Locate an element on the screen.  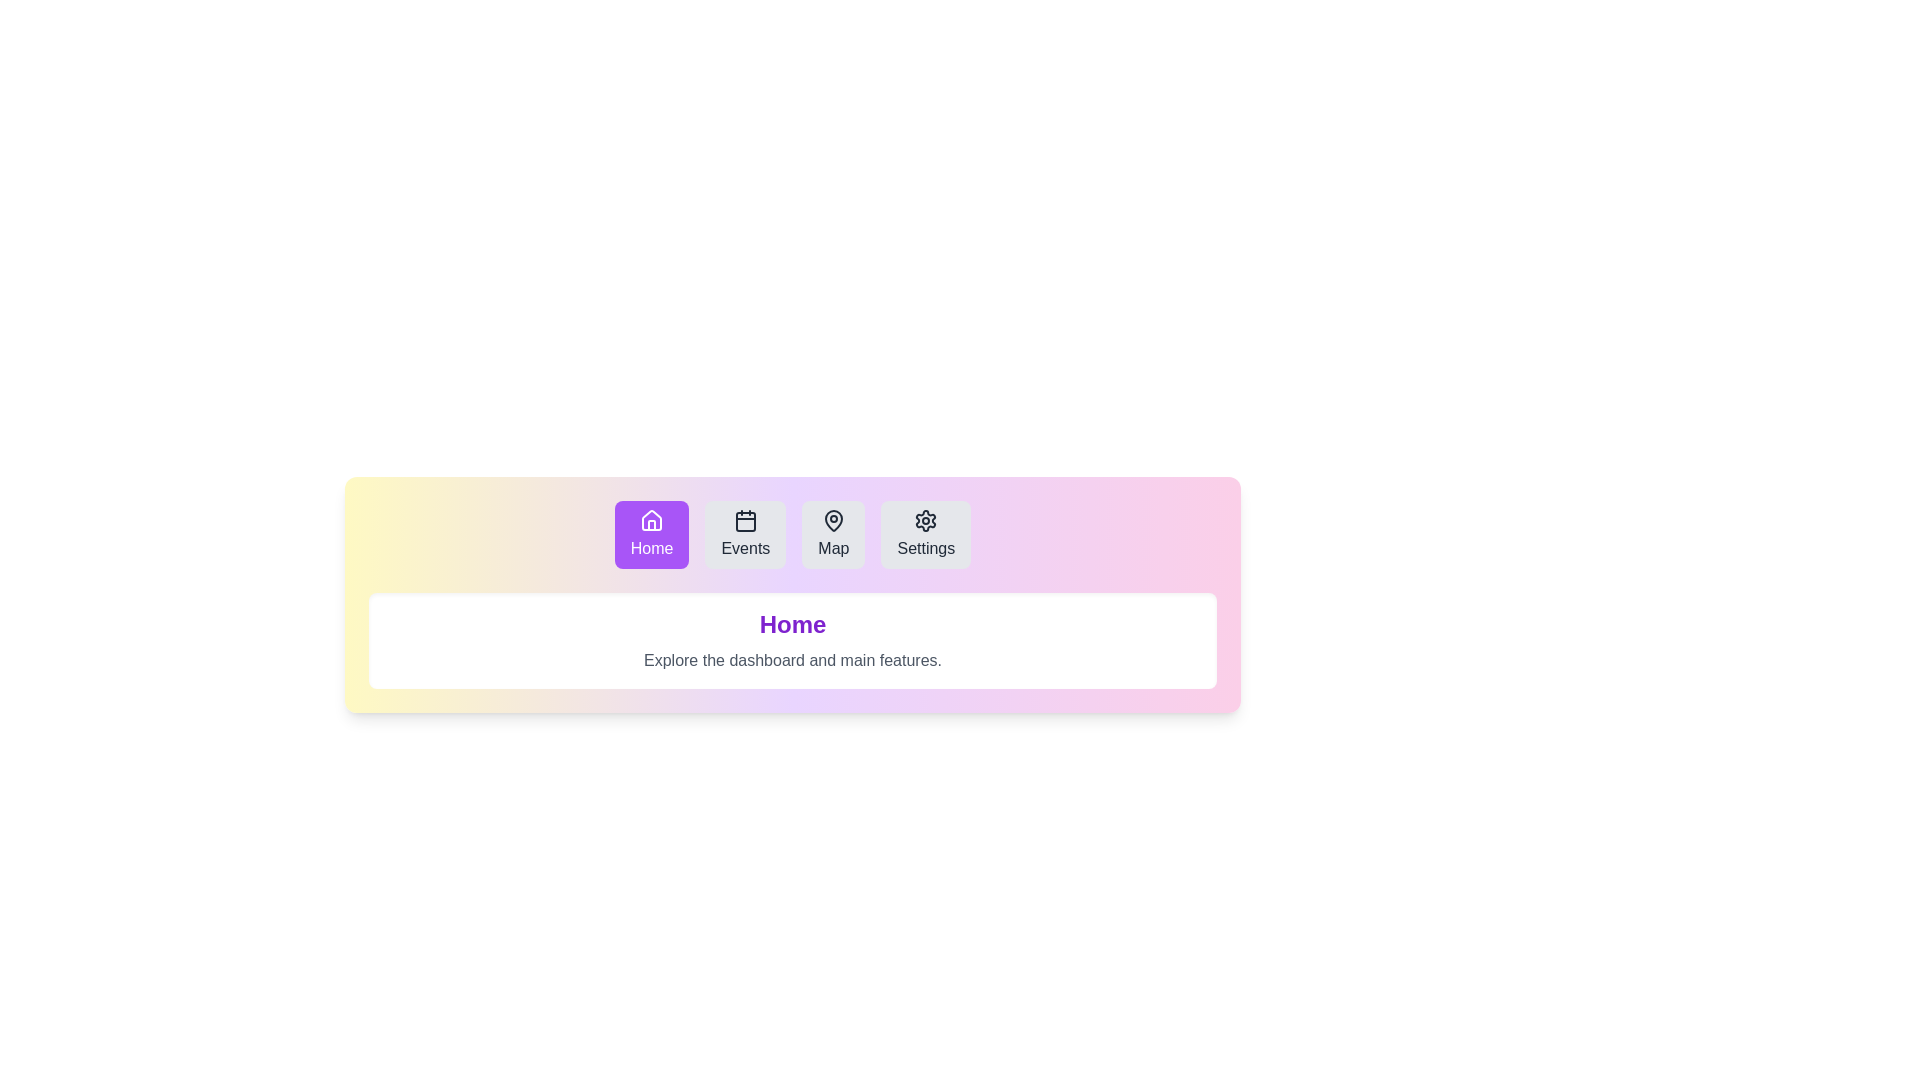
the Home tab to observe its hover effect is located at coordinates (652, 534).